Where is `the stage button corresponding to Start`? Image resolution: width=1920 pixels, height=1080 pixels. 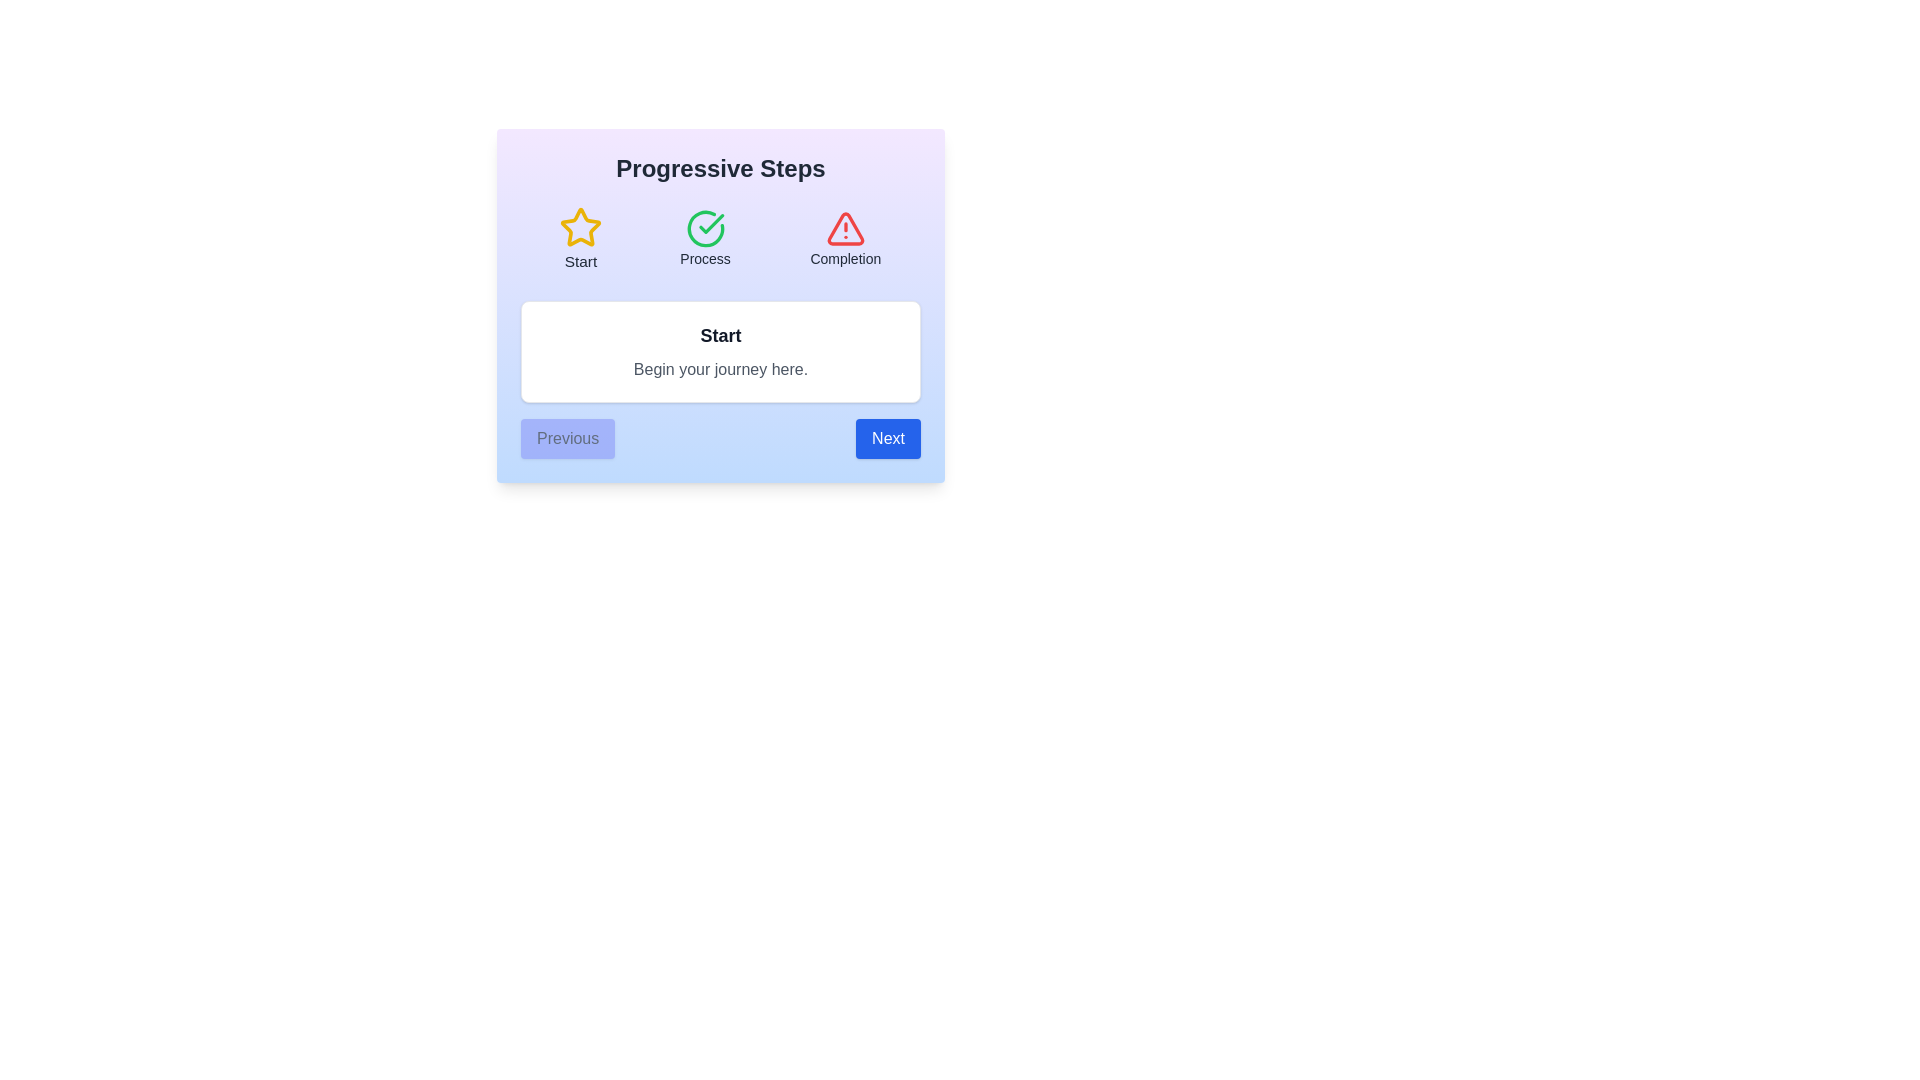
the stage button corresponding to Start is located at coordinates (579, 238).